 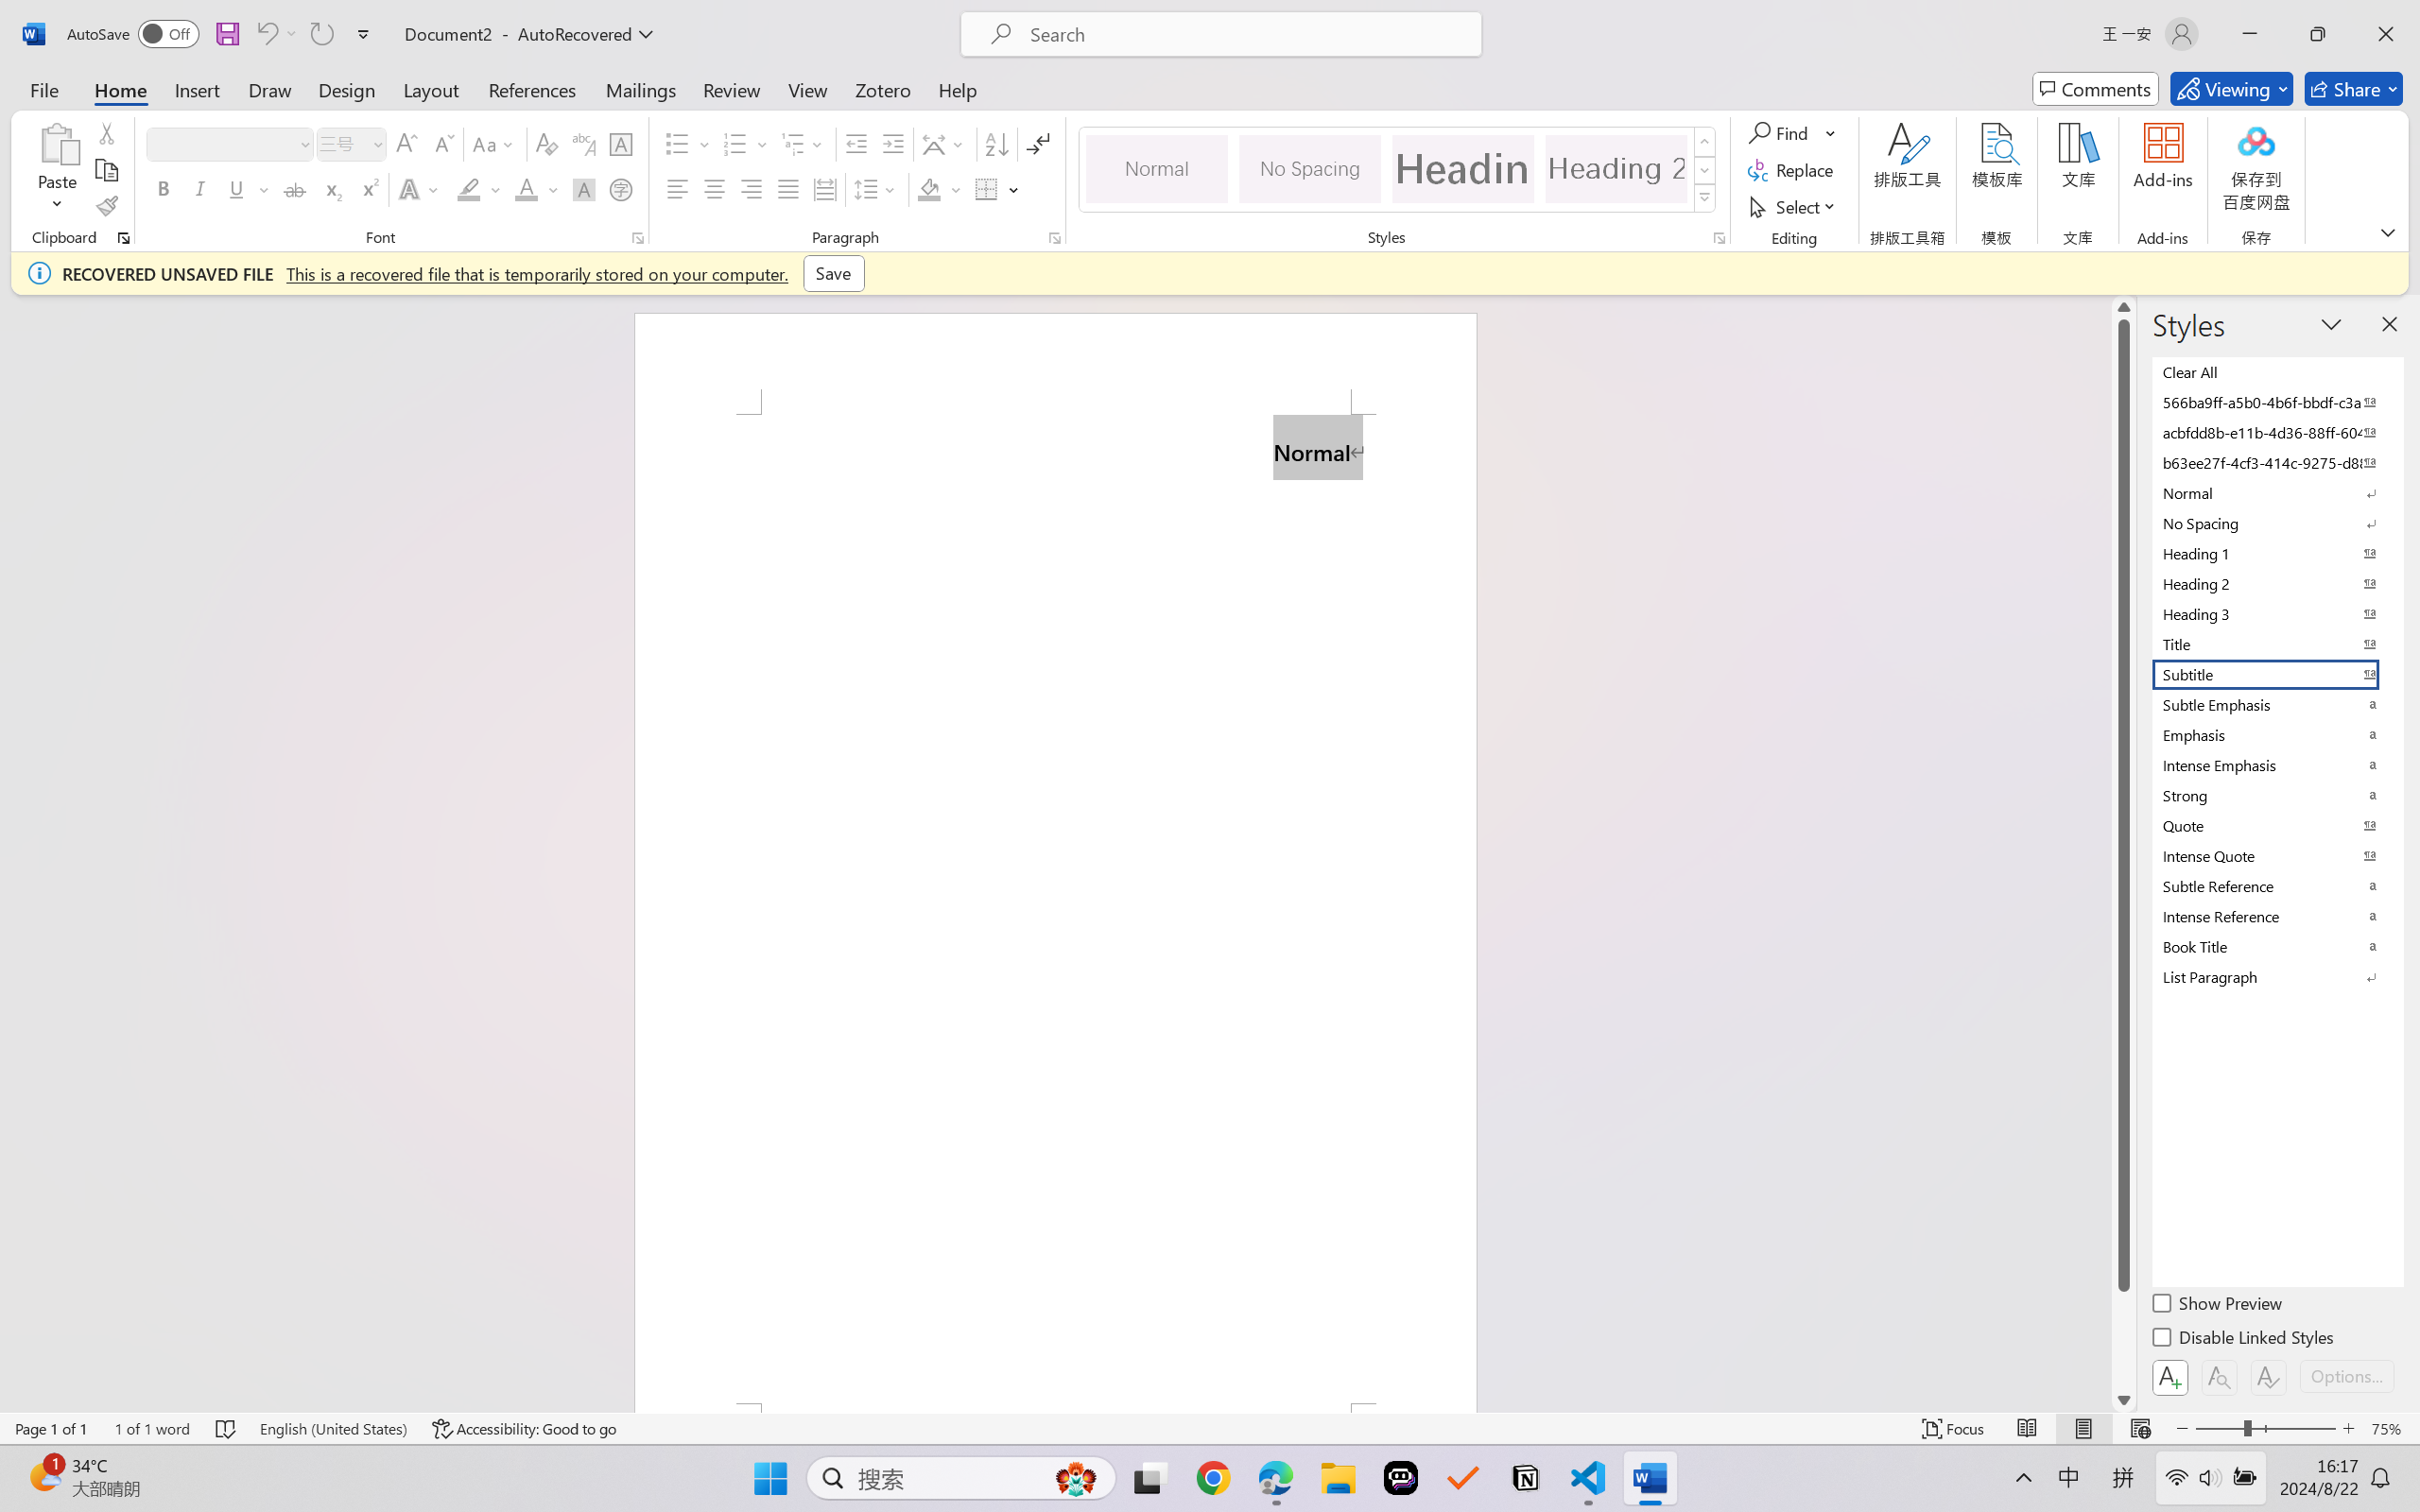 What do you see at coordinates (637, 237) in the screenshot?
I see `'Font...'` at bounding box center [637, 237].